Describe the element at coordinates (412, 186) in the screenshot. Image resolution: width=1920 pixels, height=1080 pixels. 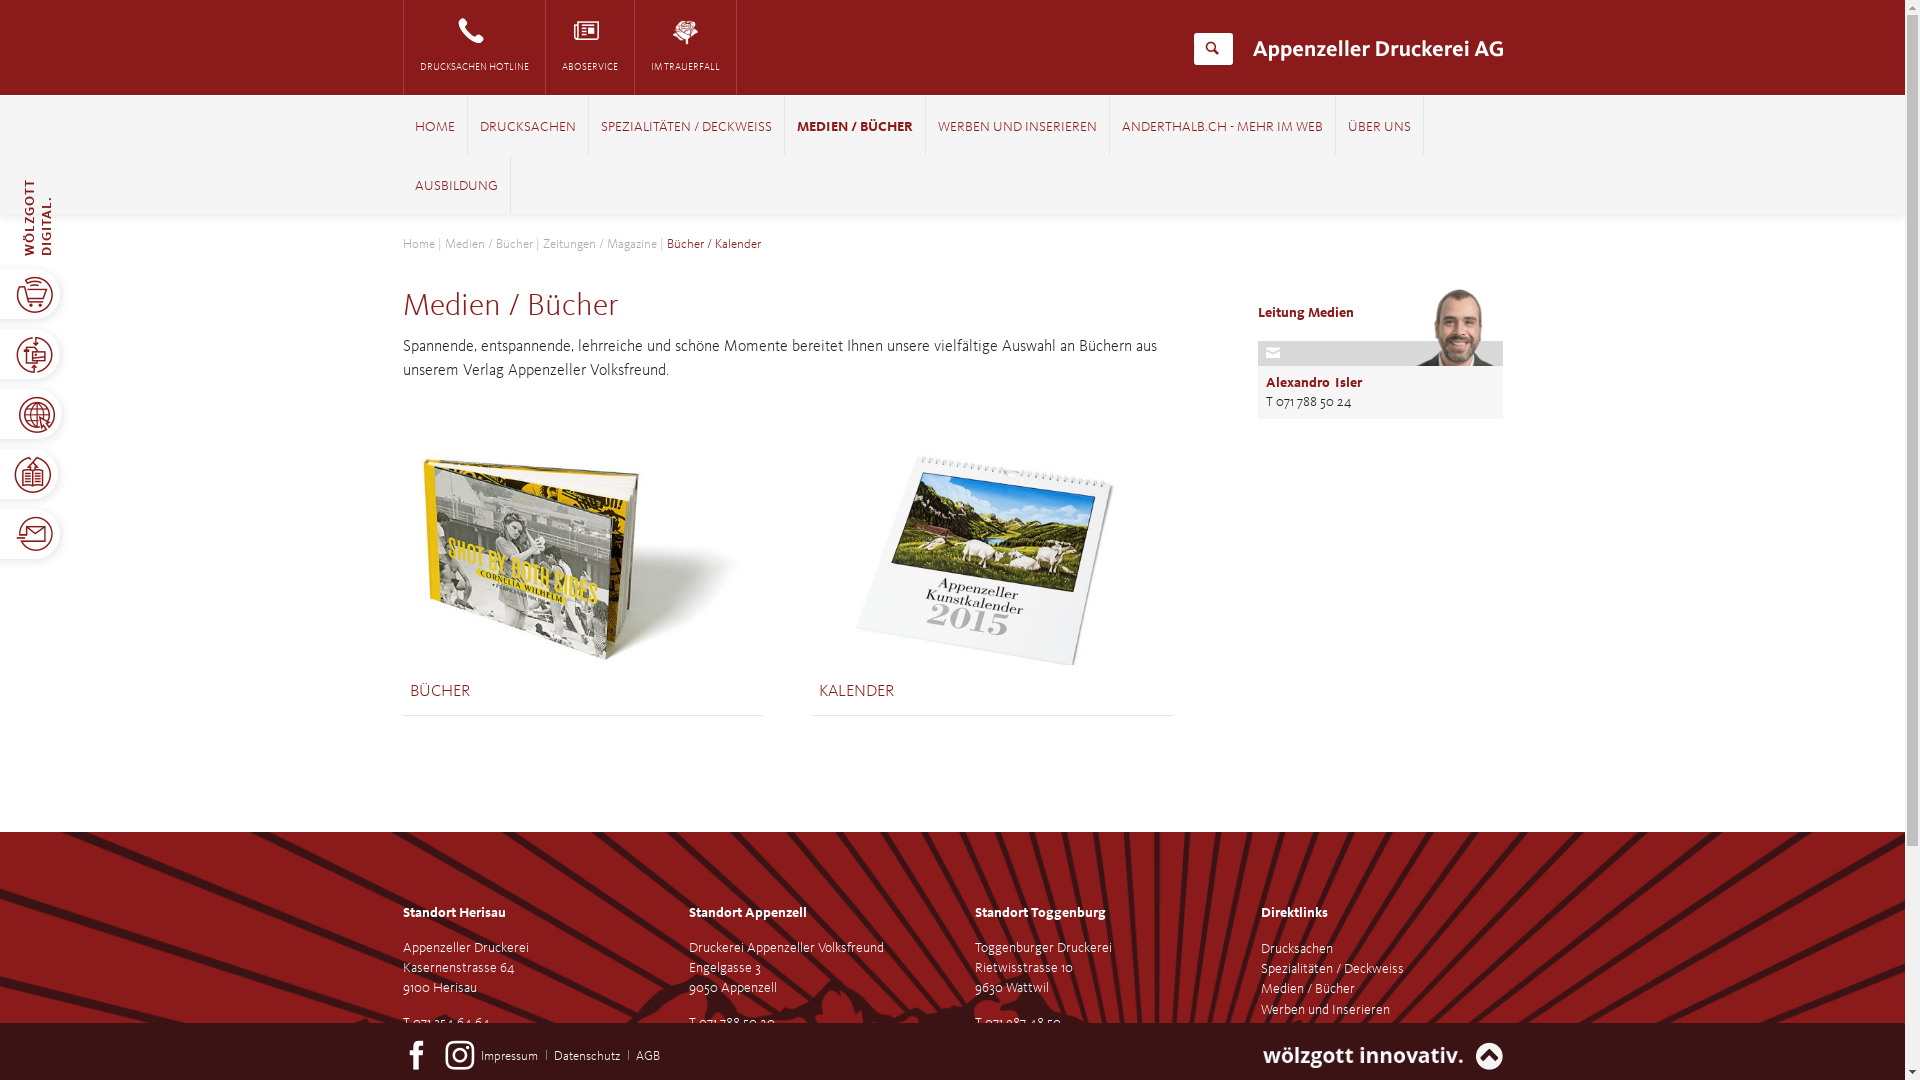
I see `'AUSBILDUNG'` at that location.